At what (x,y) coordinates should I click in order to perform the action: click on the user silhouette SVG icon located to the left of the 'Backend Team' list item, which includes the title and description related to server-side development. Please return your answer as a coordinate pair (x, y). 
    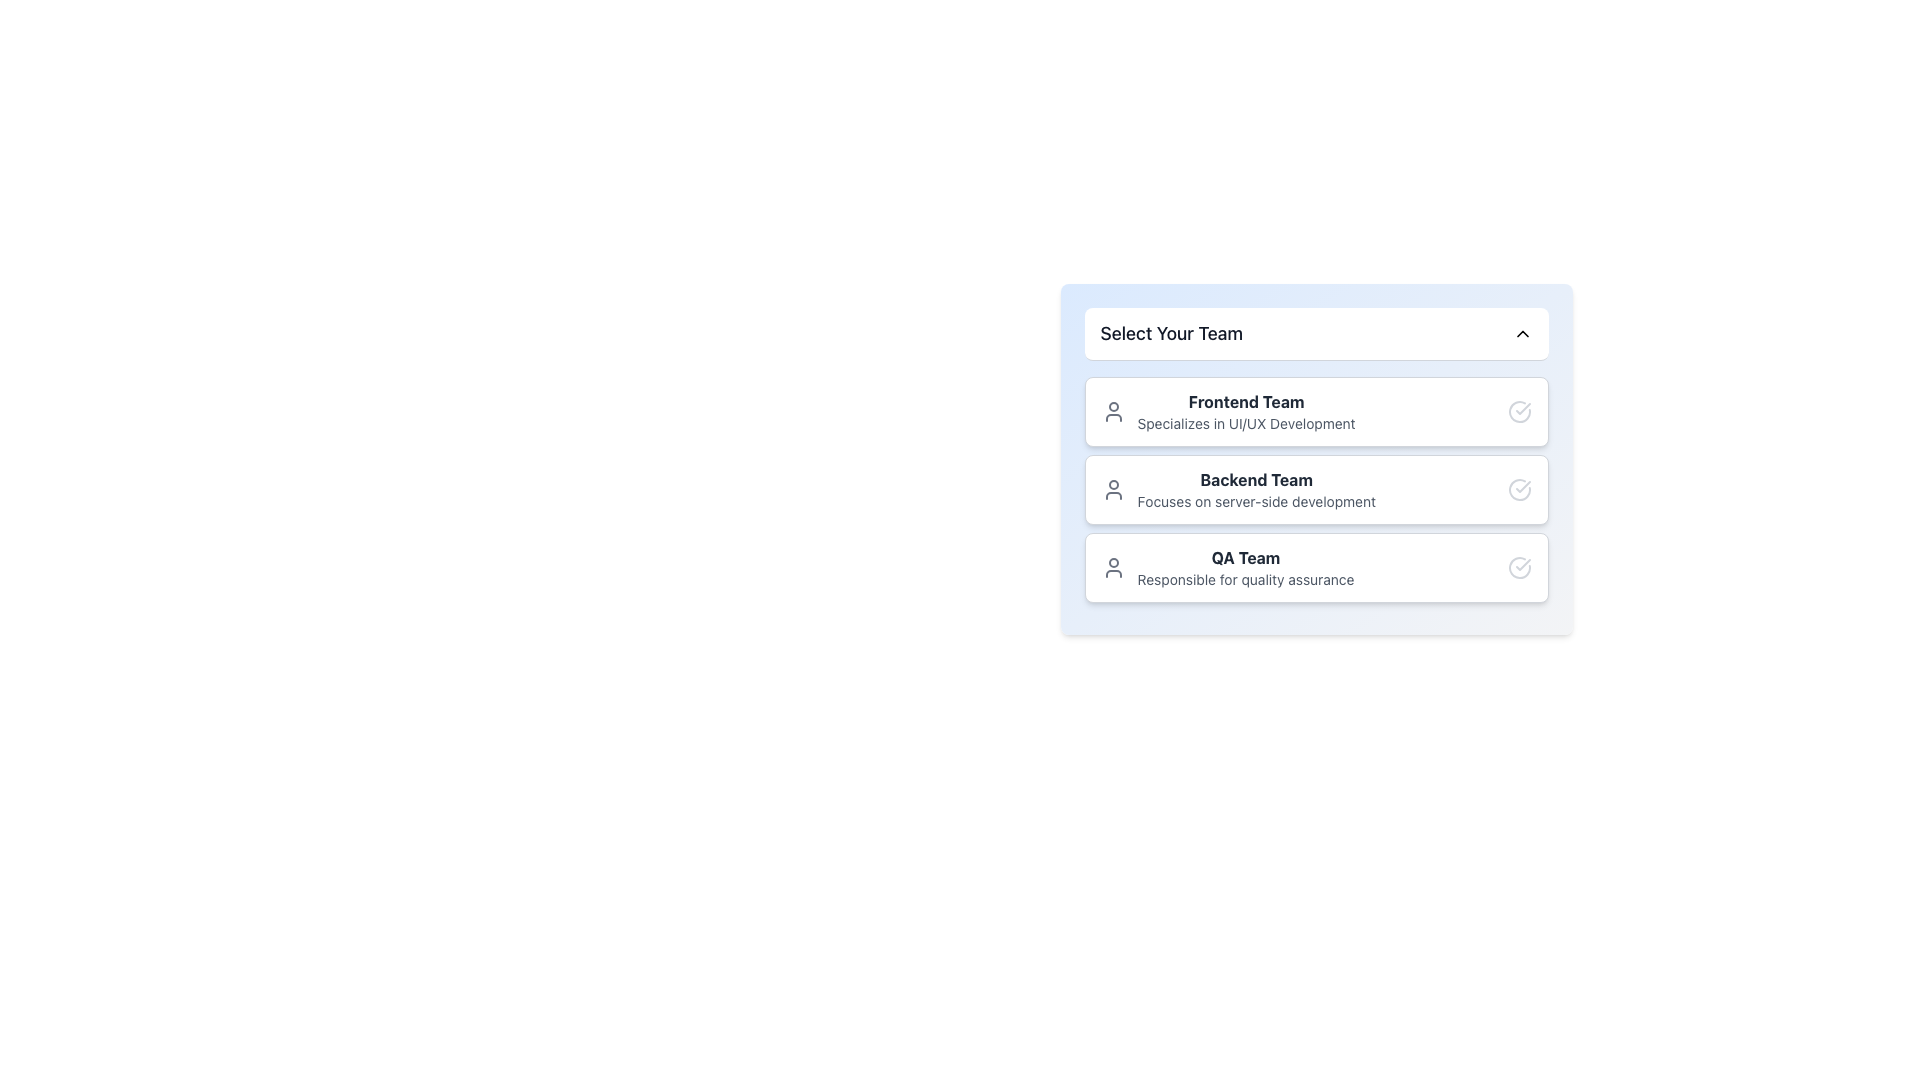
    Looking at the image, I should click on (1112, 489).